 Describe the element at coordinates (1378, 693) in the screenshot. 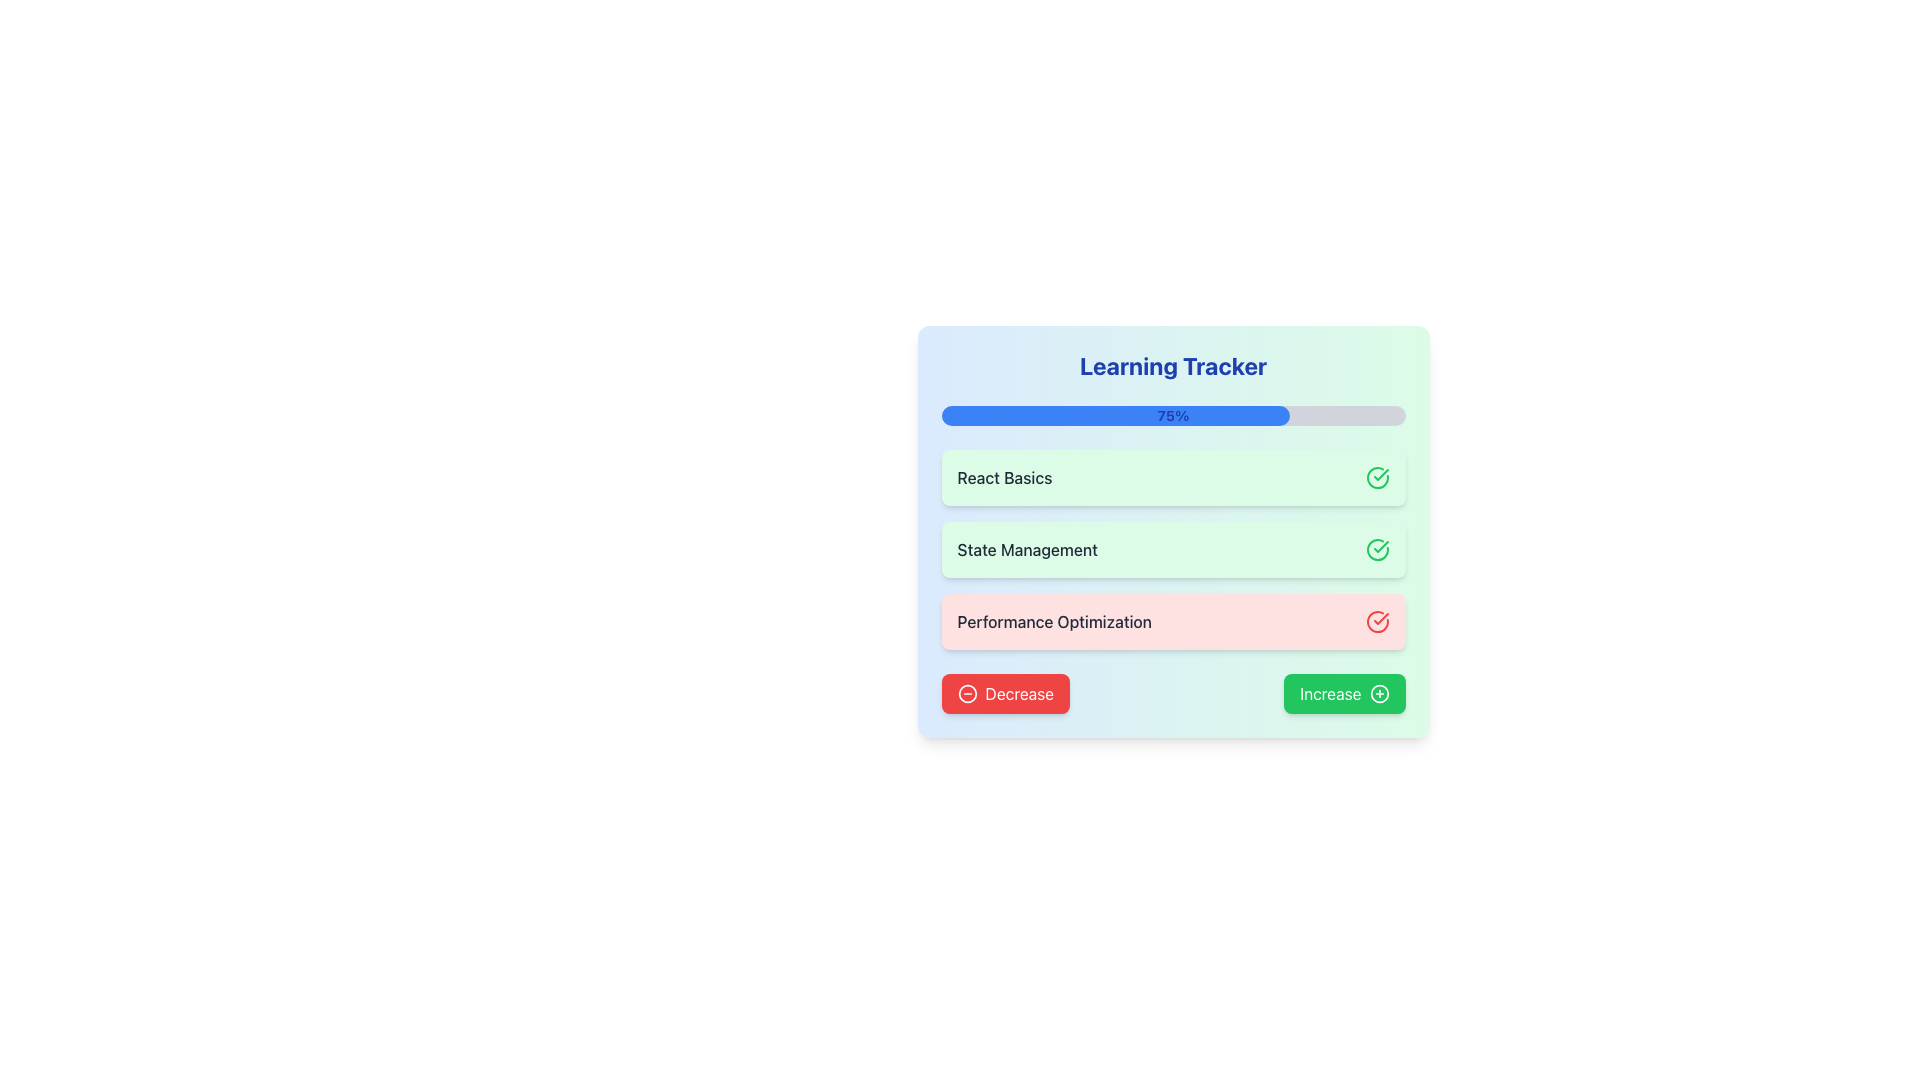

I see `SVG Circle element that visually represents the circular portion of the icon within the green 'Increase' button located at the bottom-right corner of the interface` at that location.